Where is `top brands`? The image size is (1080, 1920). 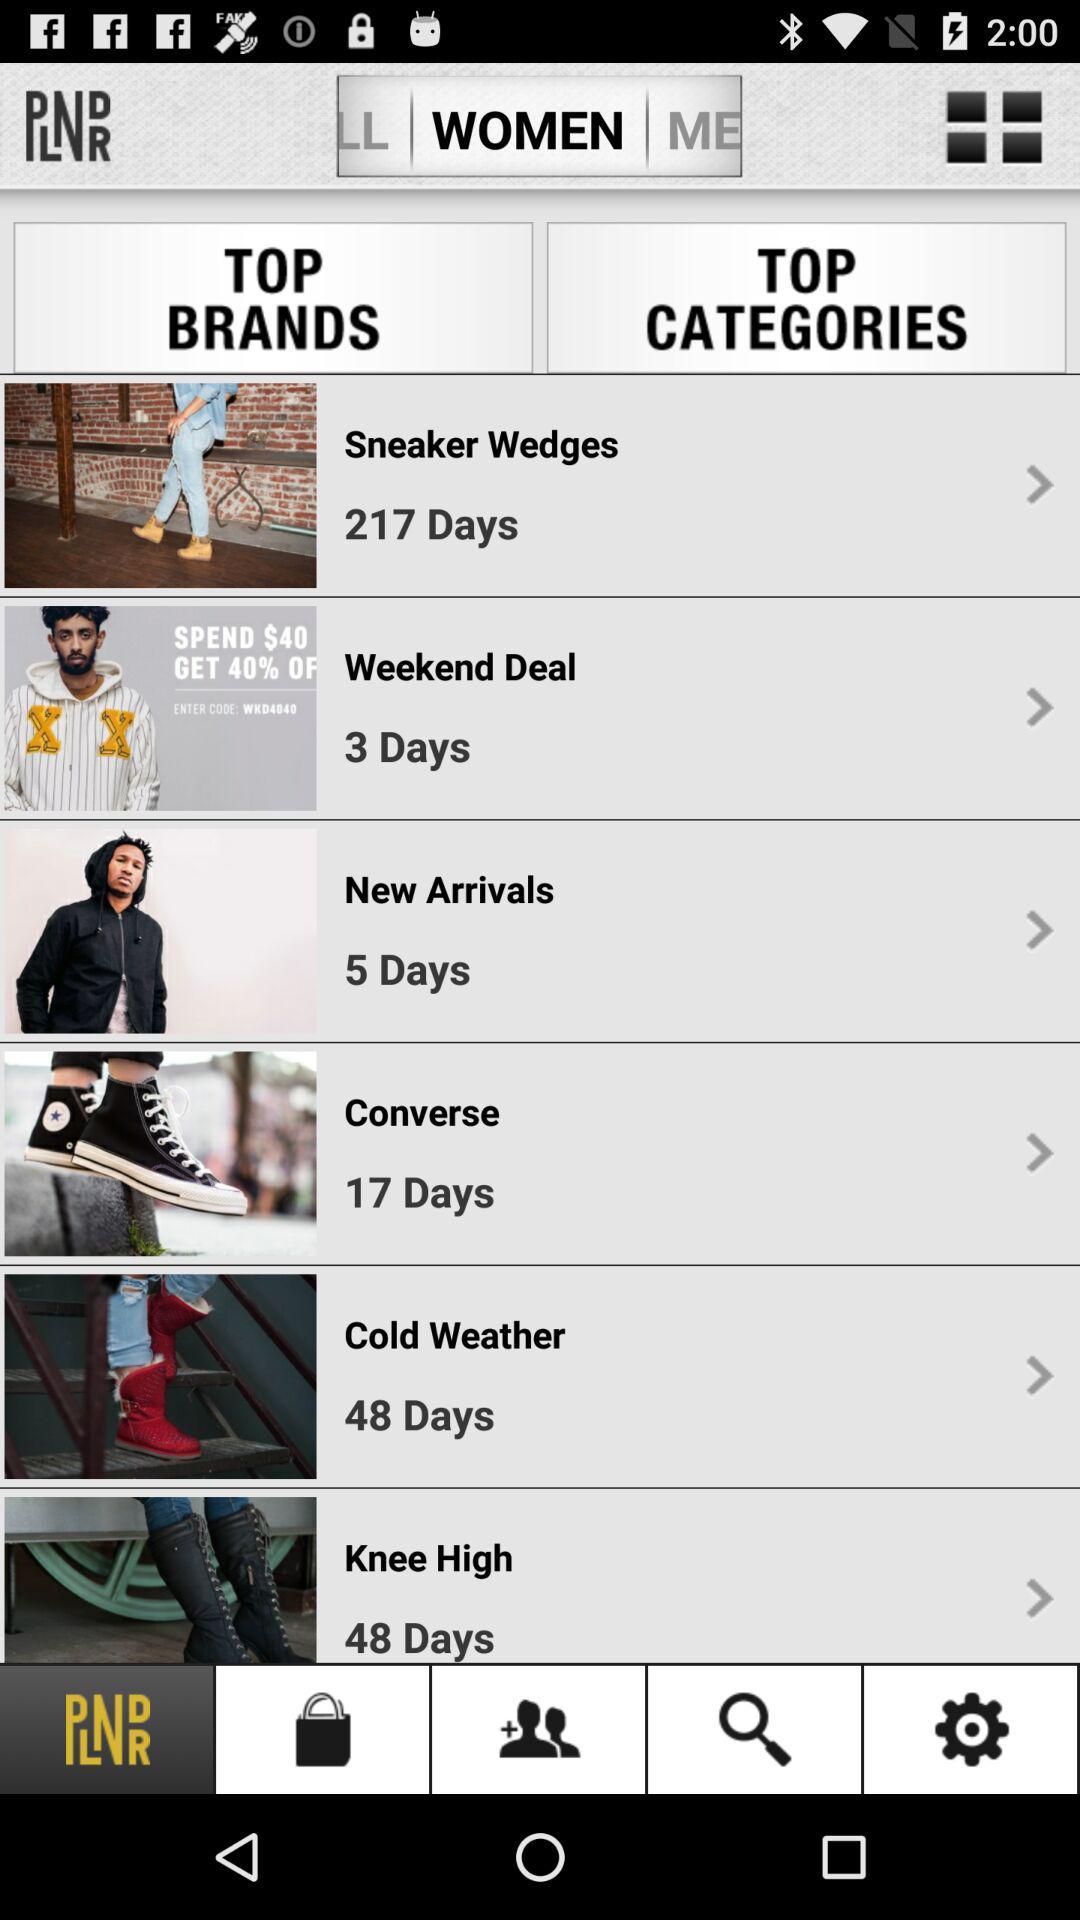
top brands is located at coordinates (273, 296).